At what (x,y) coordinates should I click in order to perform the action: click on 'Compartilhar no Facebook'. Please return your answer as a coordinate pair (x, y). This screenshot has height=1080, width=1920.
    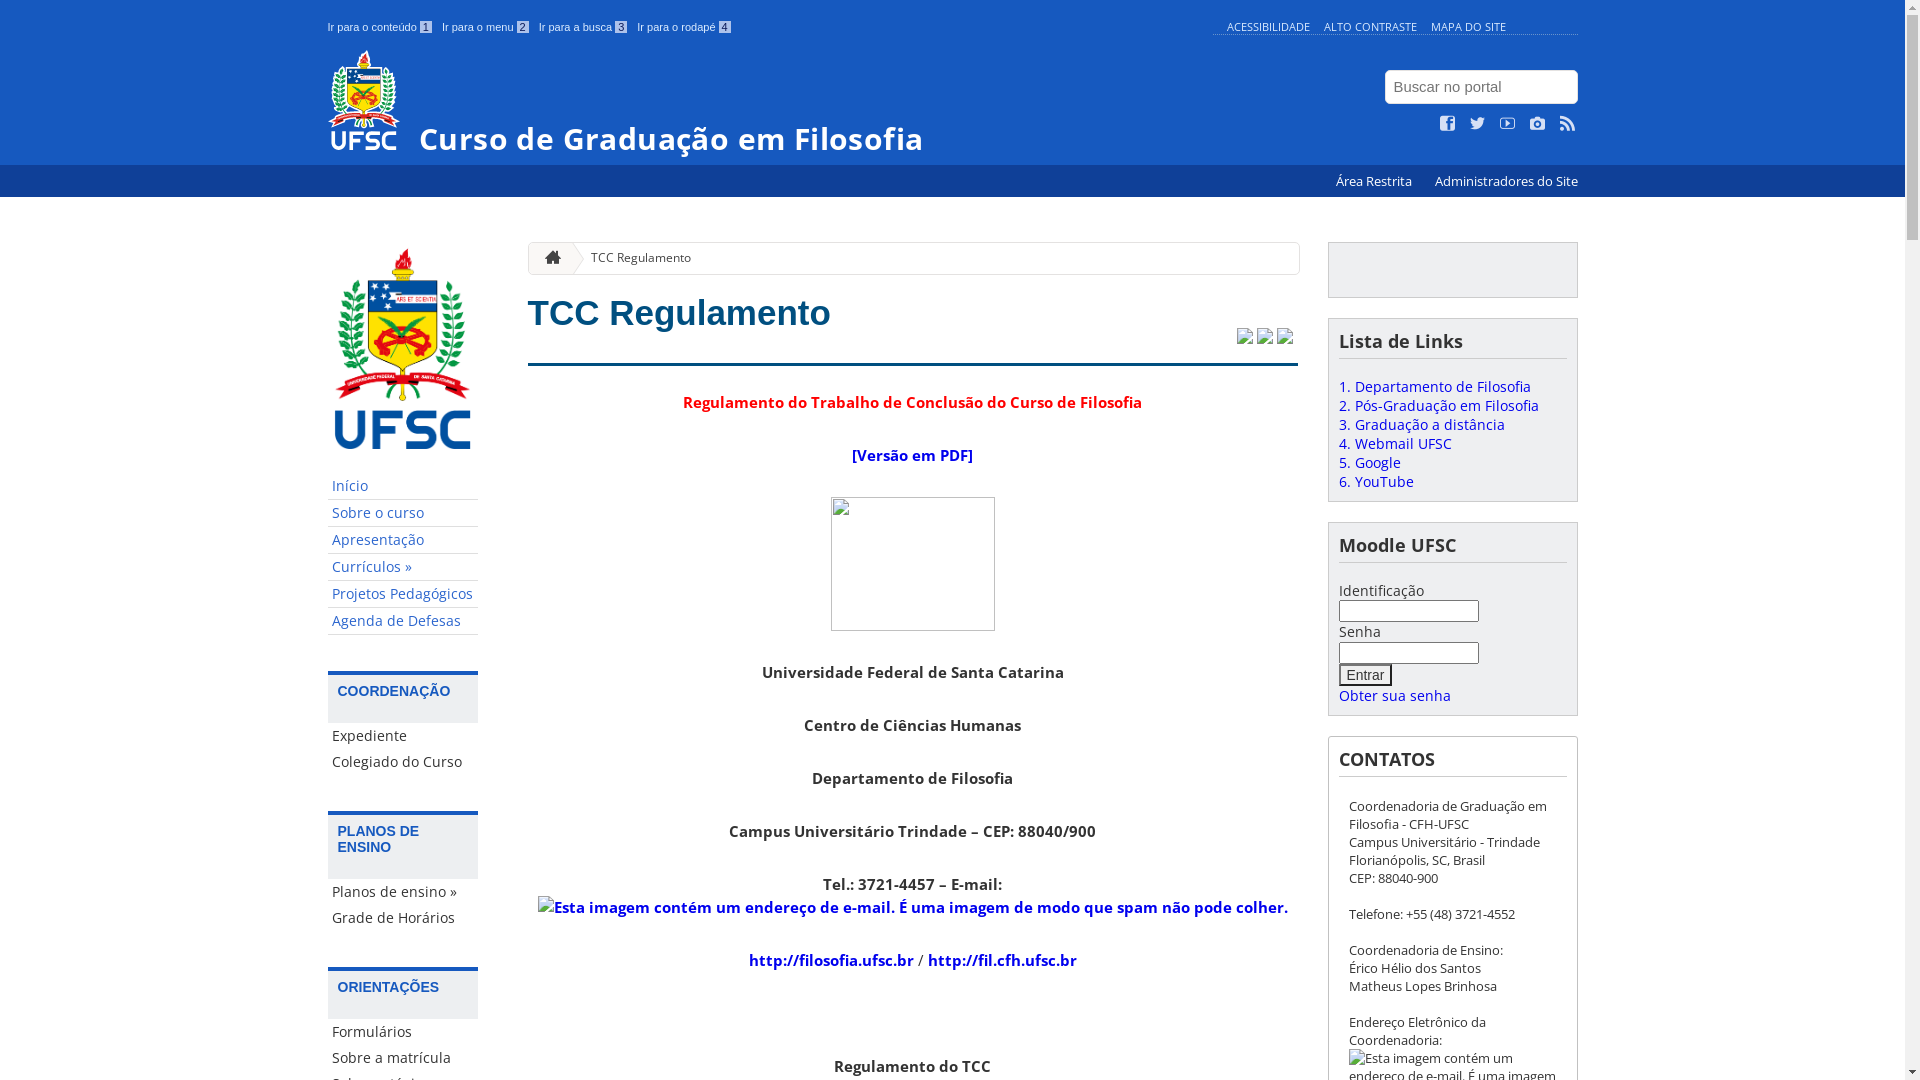
    Looking at the image, I should click on (1262, 337).